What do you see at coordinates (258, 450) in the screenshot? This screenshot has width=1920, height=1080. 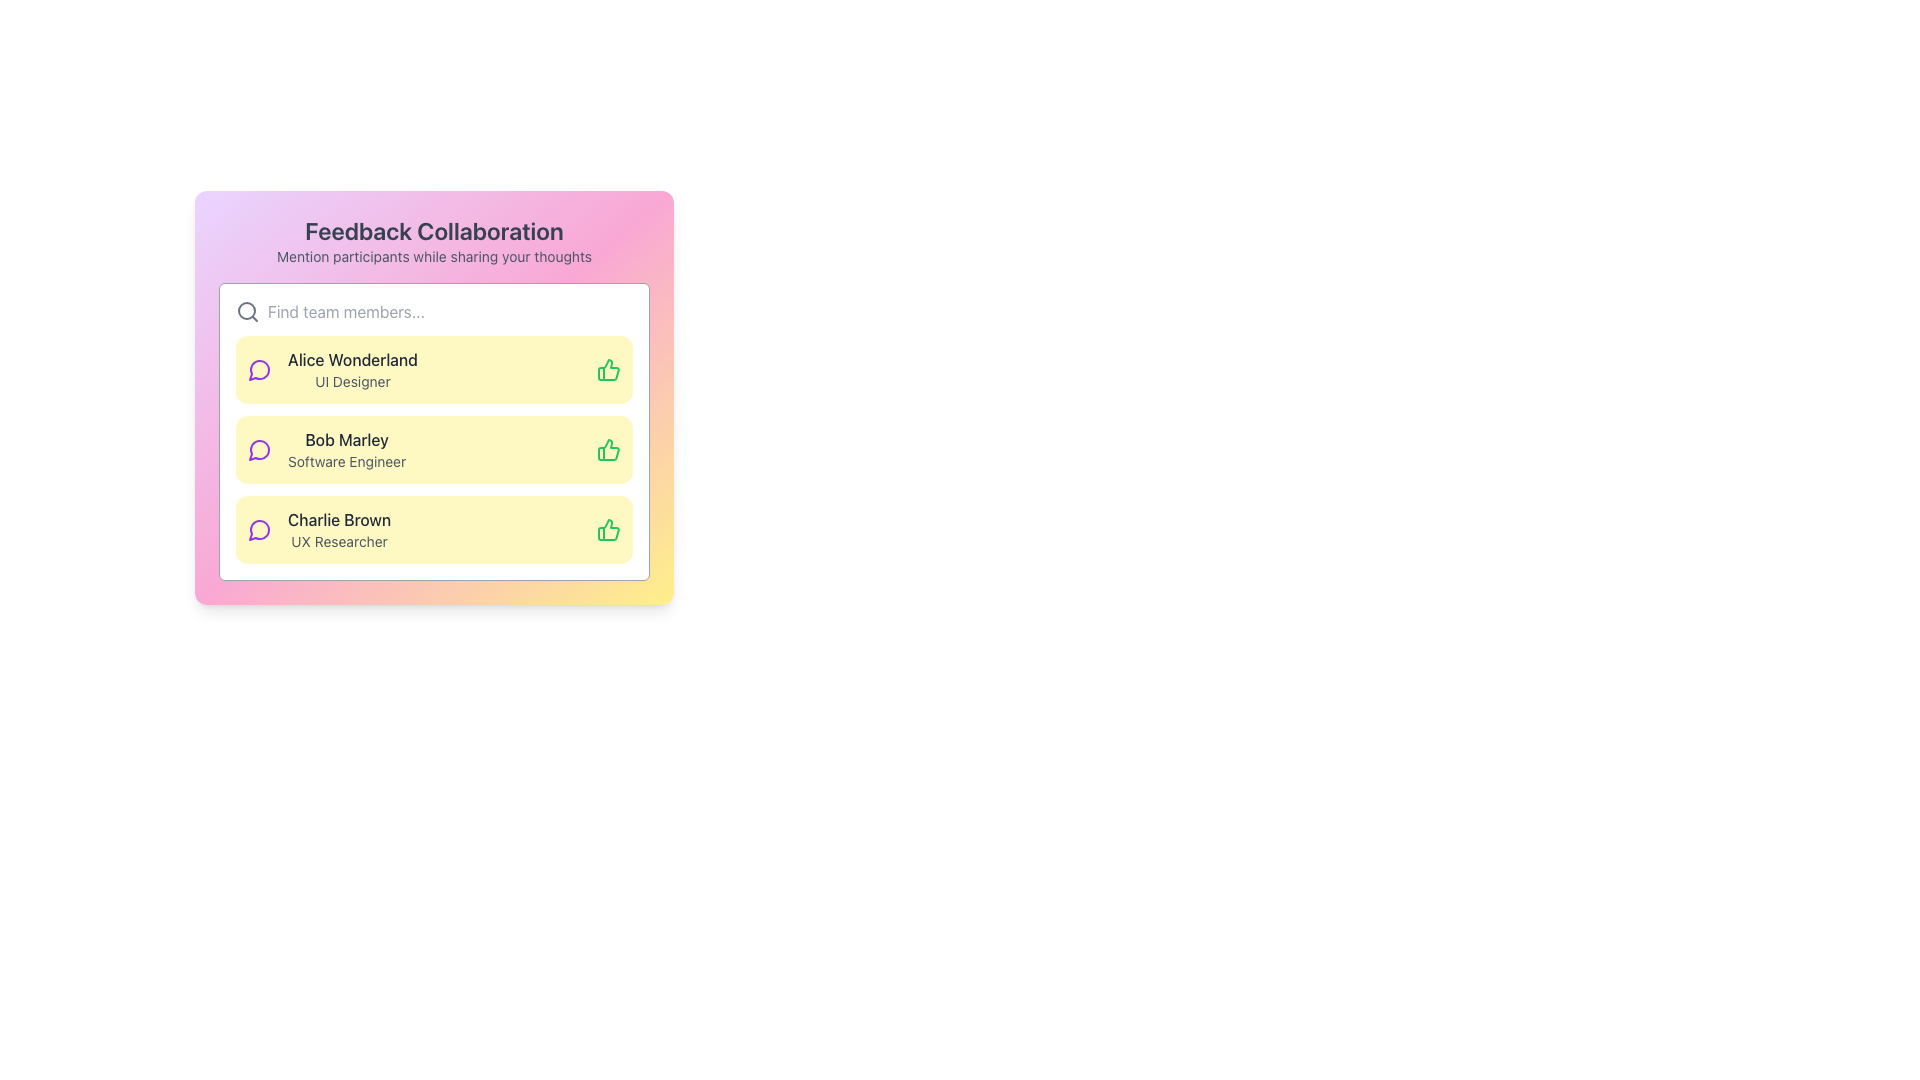 I see `the lower-left part of the SVG graphic resembling a speech bubble, which features a purple outline and a pale yellow background, located next to the name 'Bob Marley'` at bounding box center [258, 450].